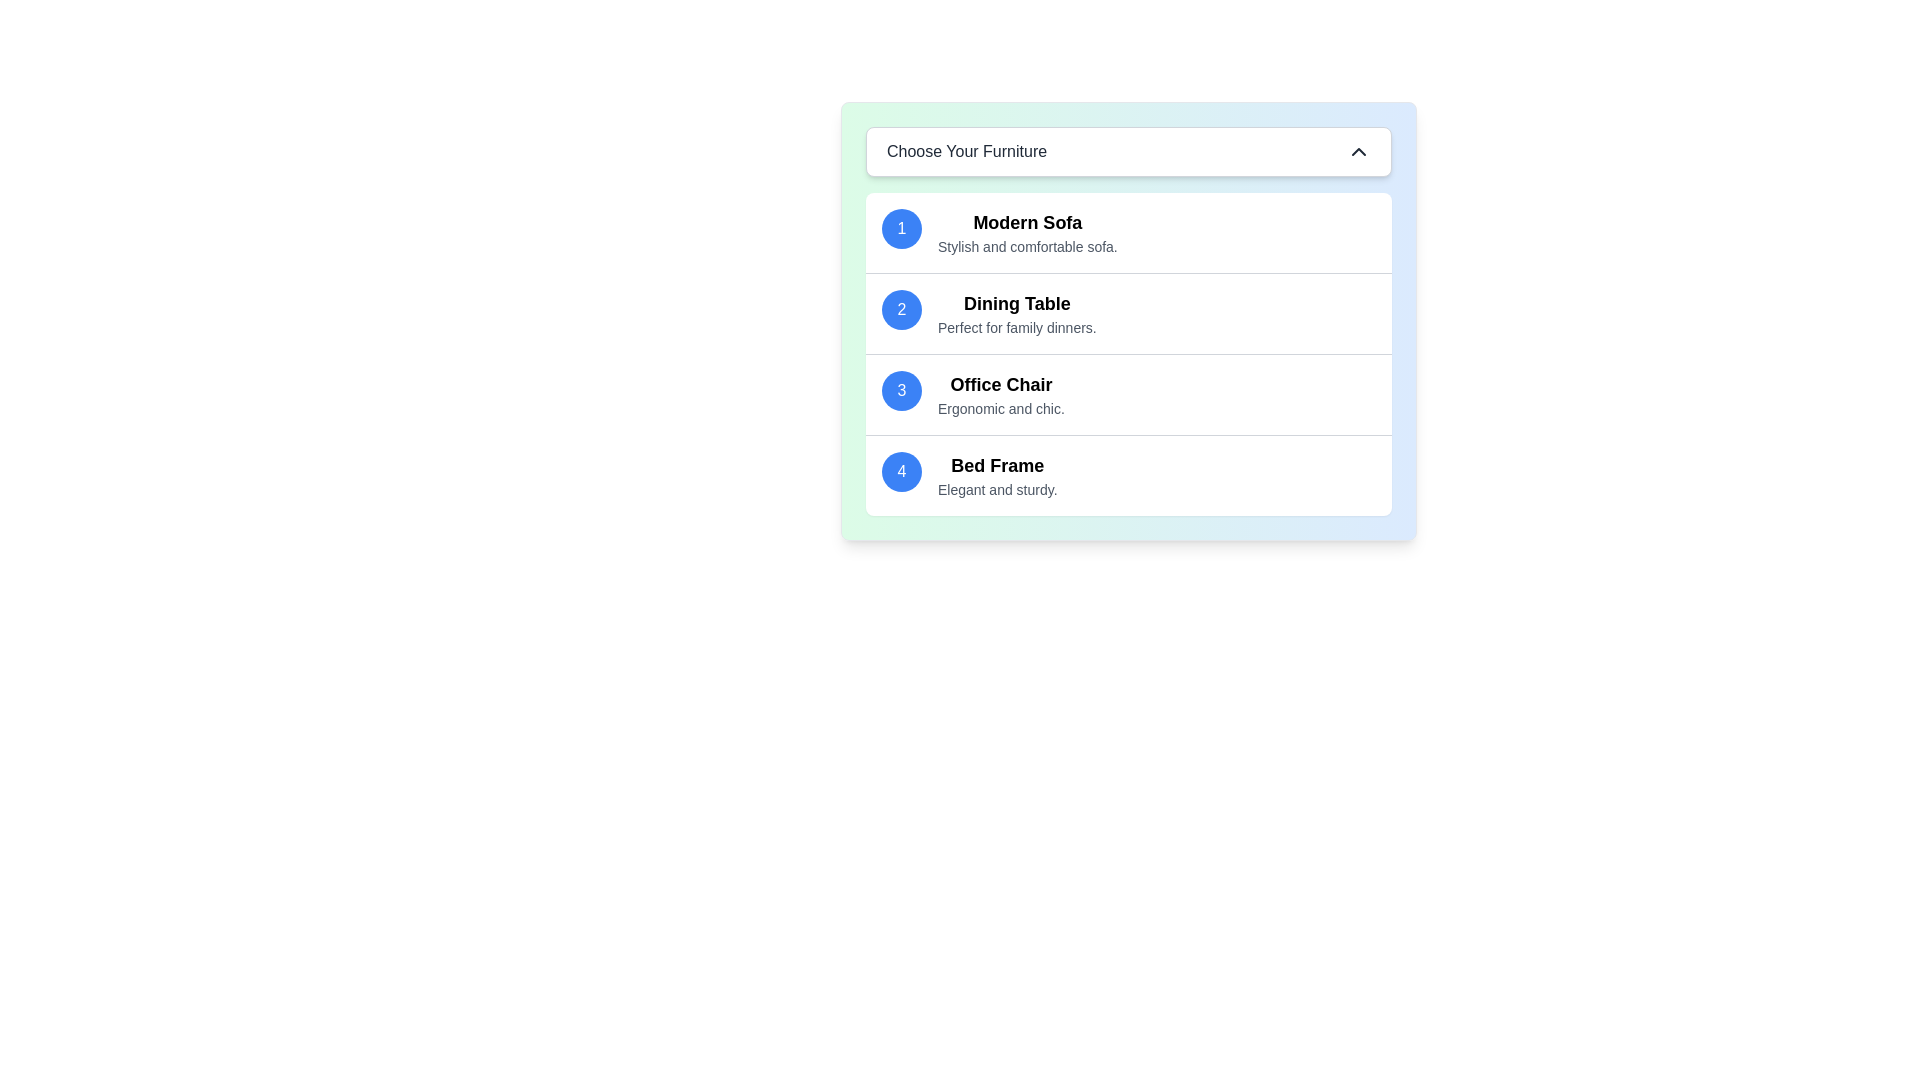 The height and width of the screenshot is (1080, 1920). I want to click on the text label displaying 'Modern Sofa', which is bold and serves as a title for the description below it, so click(1027, 223).